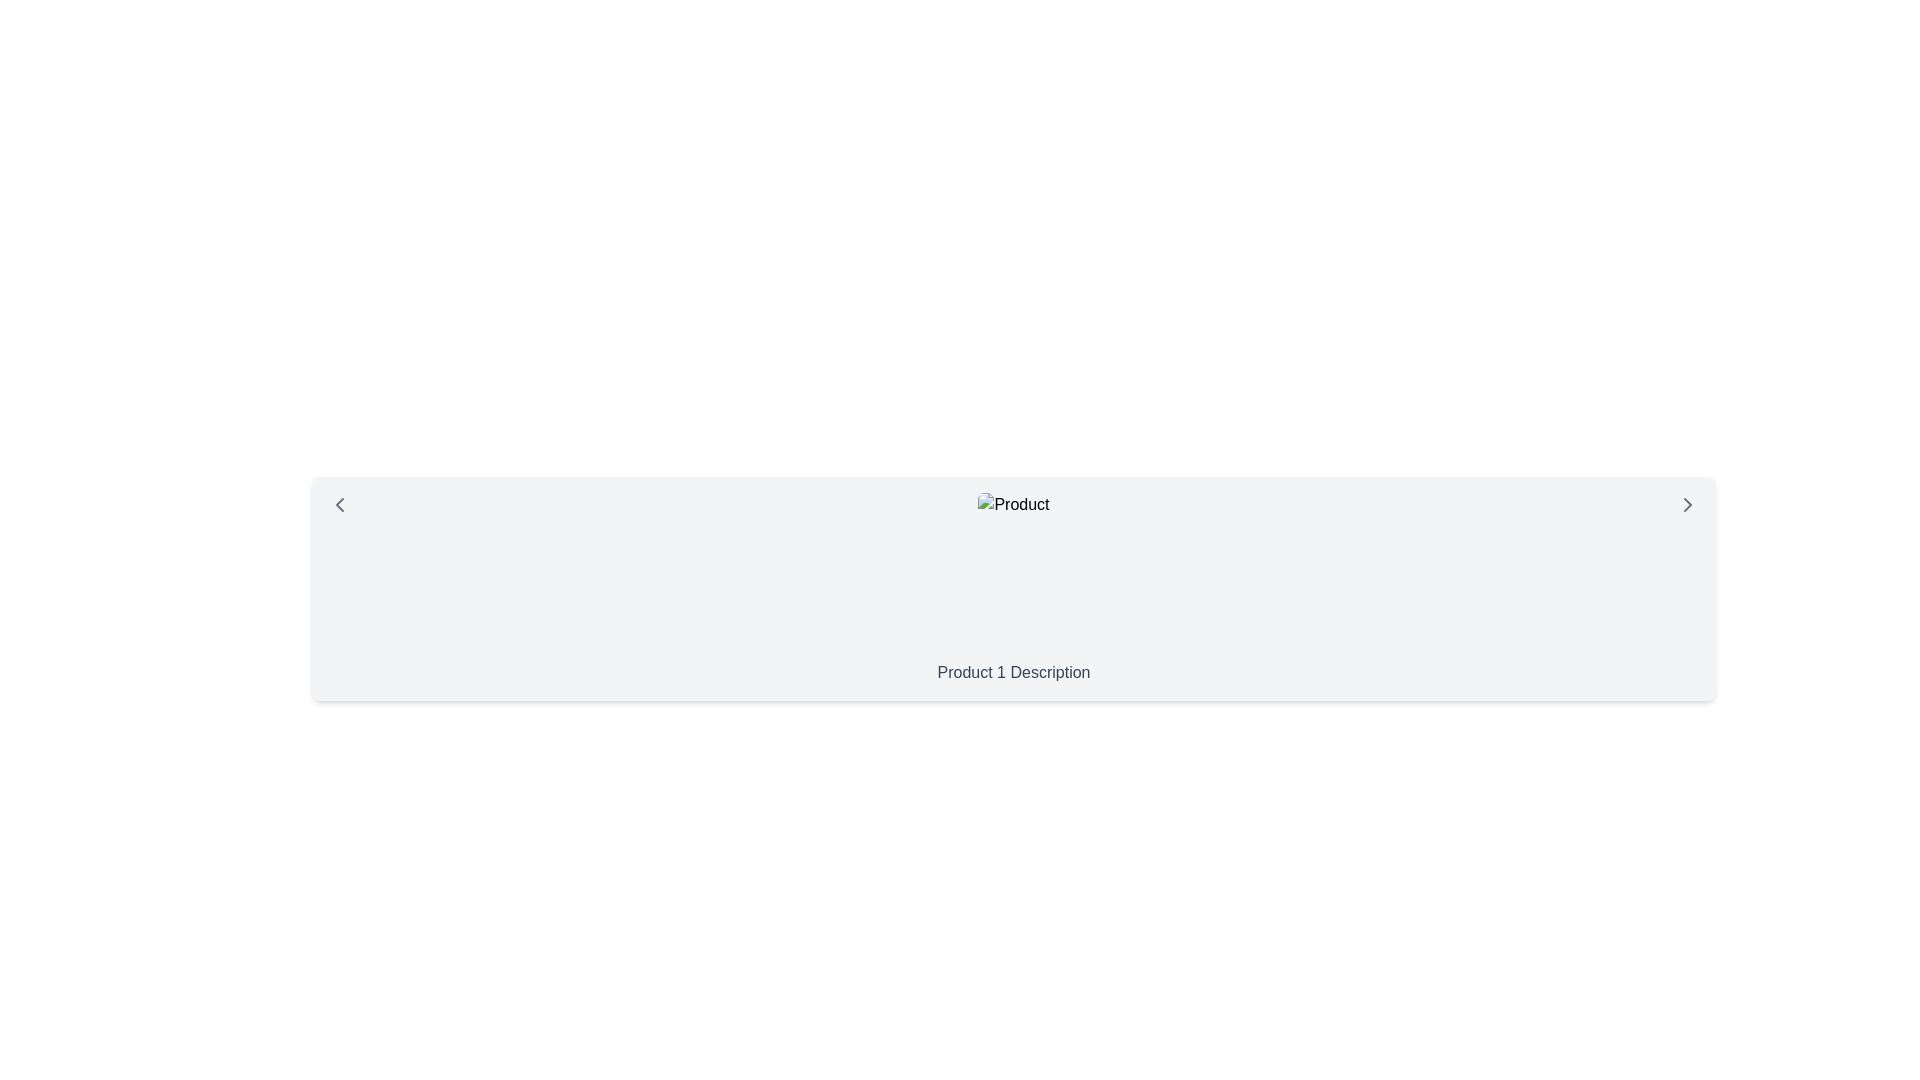 Image resolution: width=1920 pixels, height=1080 pixels. What do you see at coordinates (1013, 672) in the screenshot?
I see `the text label displaying 'Product 1 Description' which is styled in gray and located below an image` at bounding box center [1013, 672].